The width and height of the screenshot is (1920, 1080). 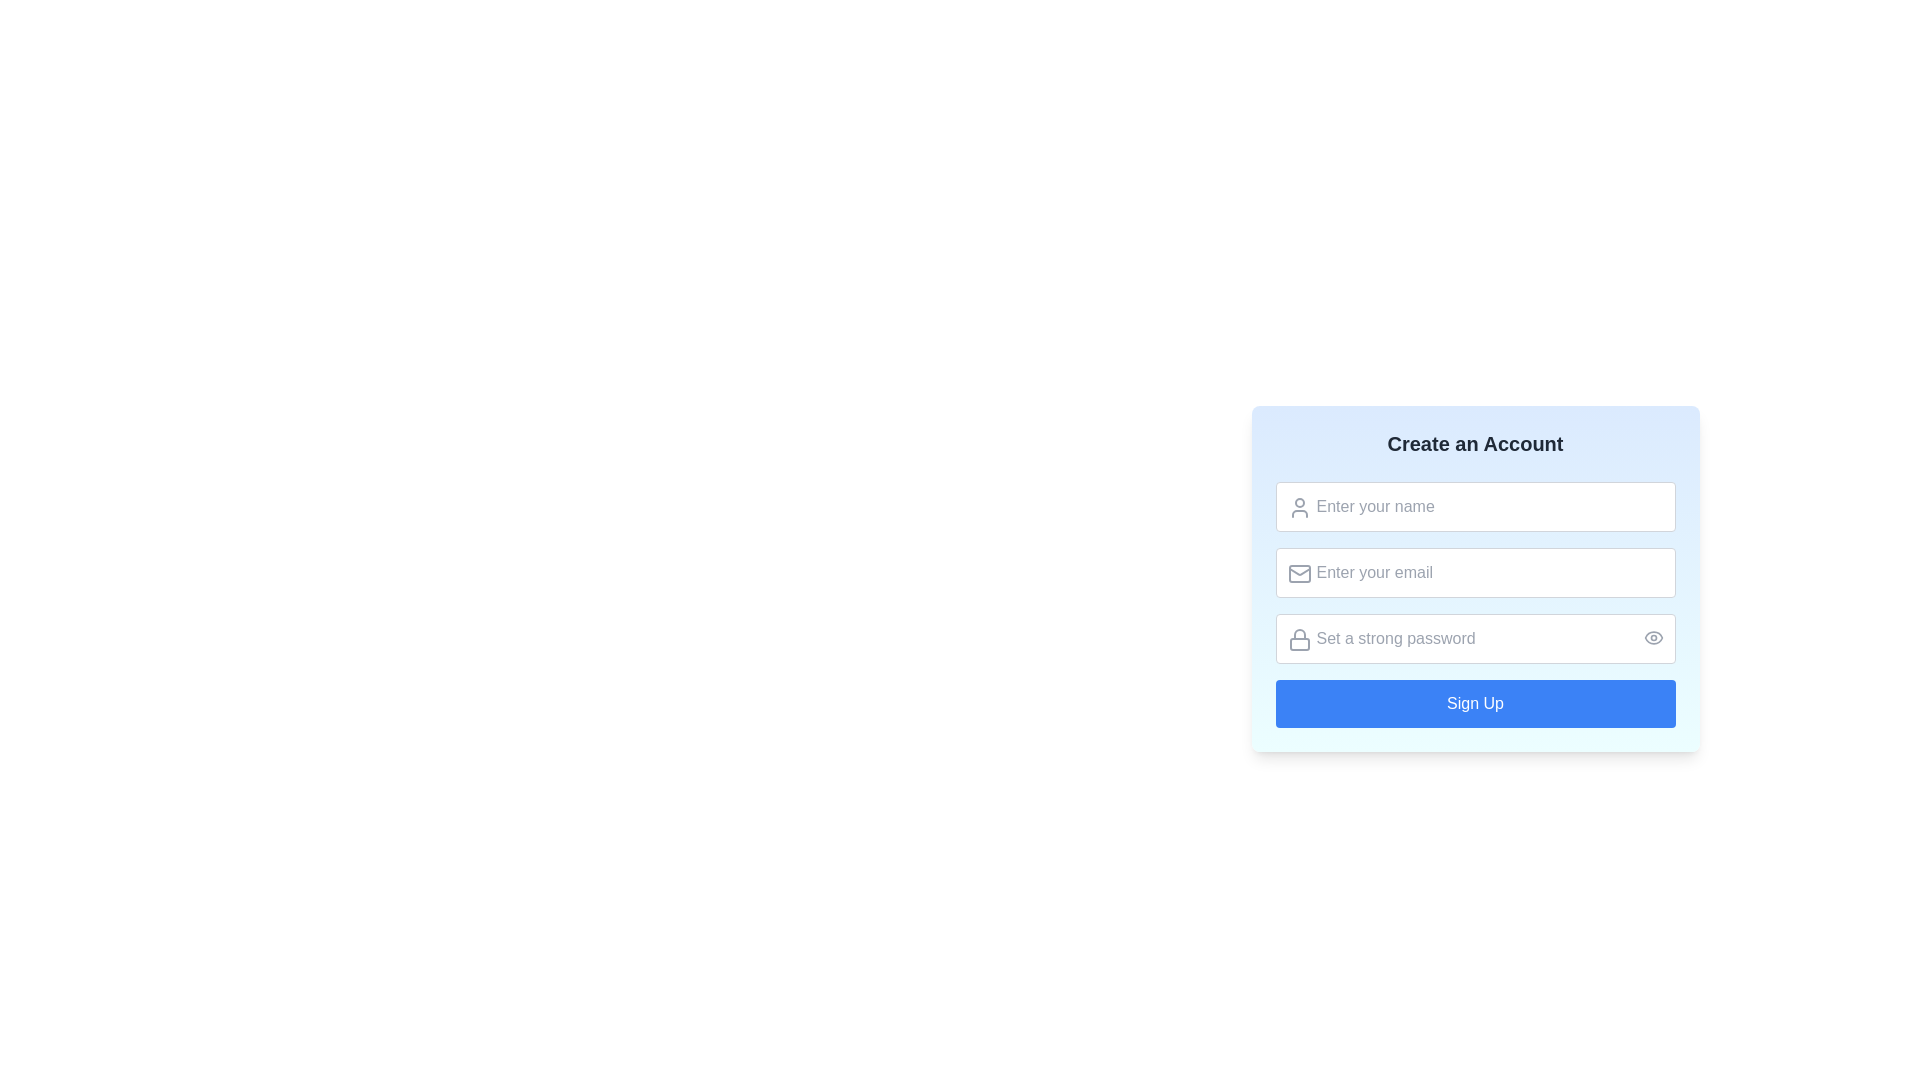 I want to click on the lower rectangle of the lock icon, which indicates the locked state for the 'Set a strong password' input field in the 'Create an Account' form, so click(x=1299, y=644).